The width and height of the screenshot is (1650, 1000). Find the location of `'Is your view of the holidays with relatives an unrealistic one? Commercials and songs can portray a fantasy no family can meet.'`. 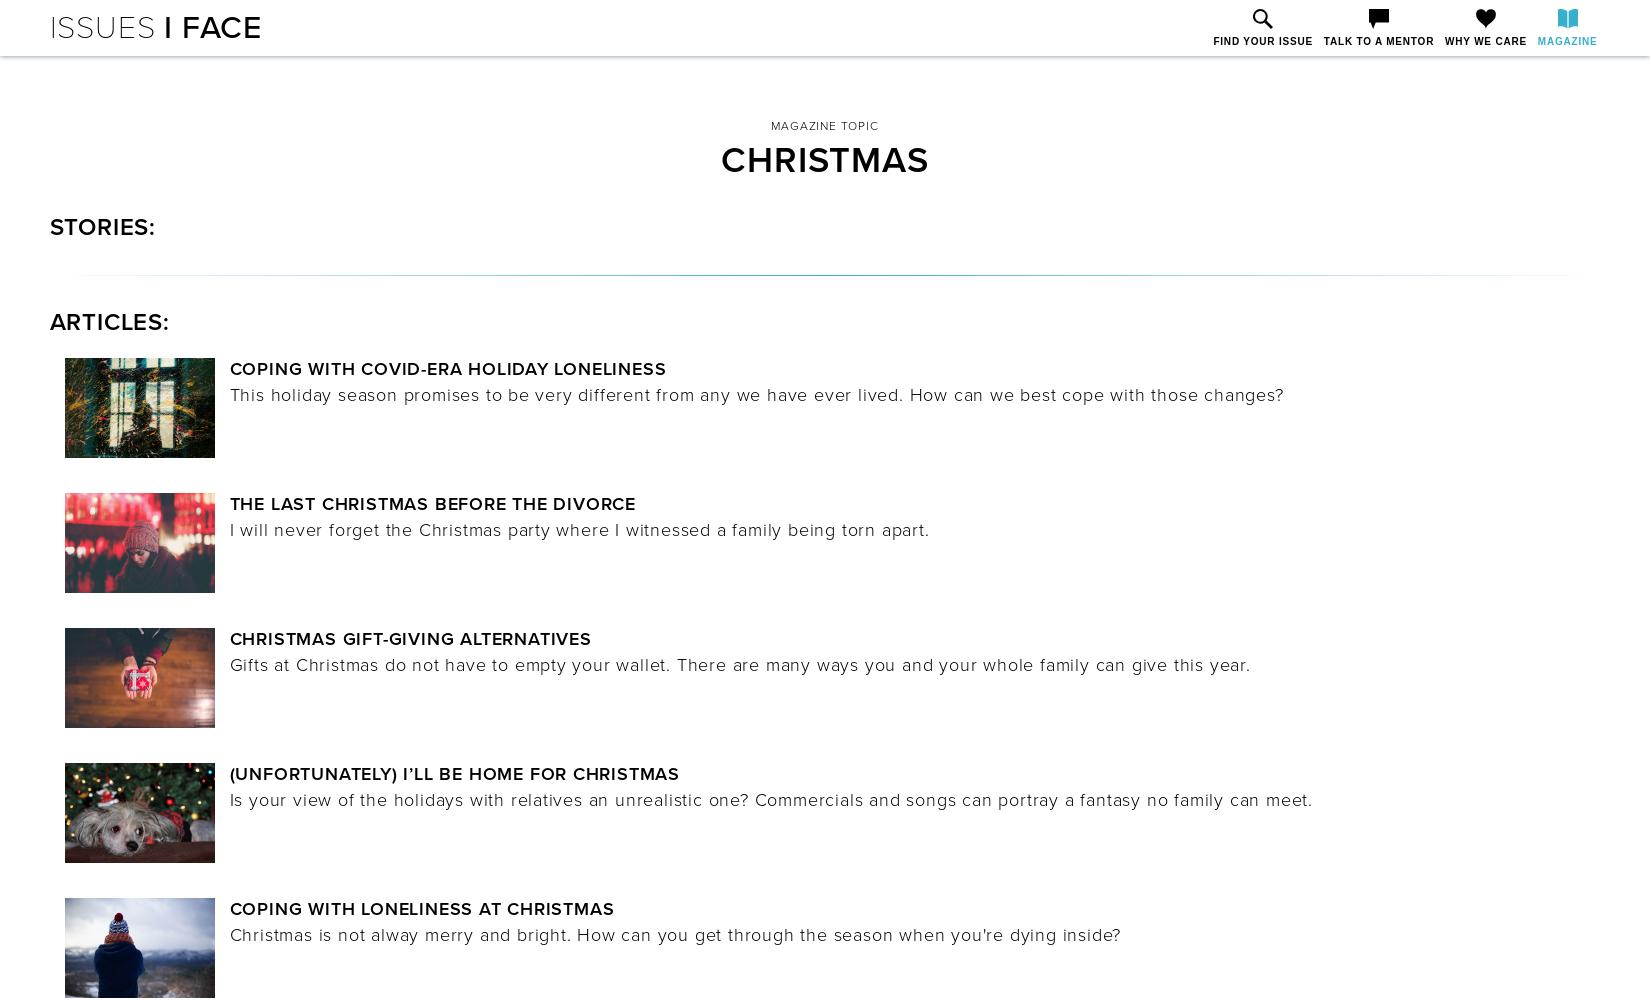

'Is your view of the holidays with relatives an unrealistic one? Commercials and songs can portray a fantasy no family can meet.' is located at coordinates (229, 800).